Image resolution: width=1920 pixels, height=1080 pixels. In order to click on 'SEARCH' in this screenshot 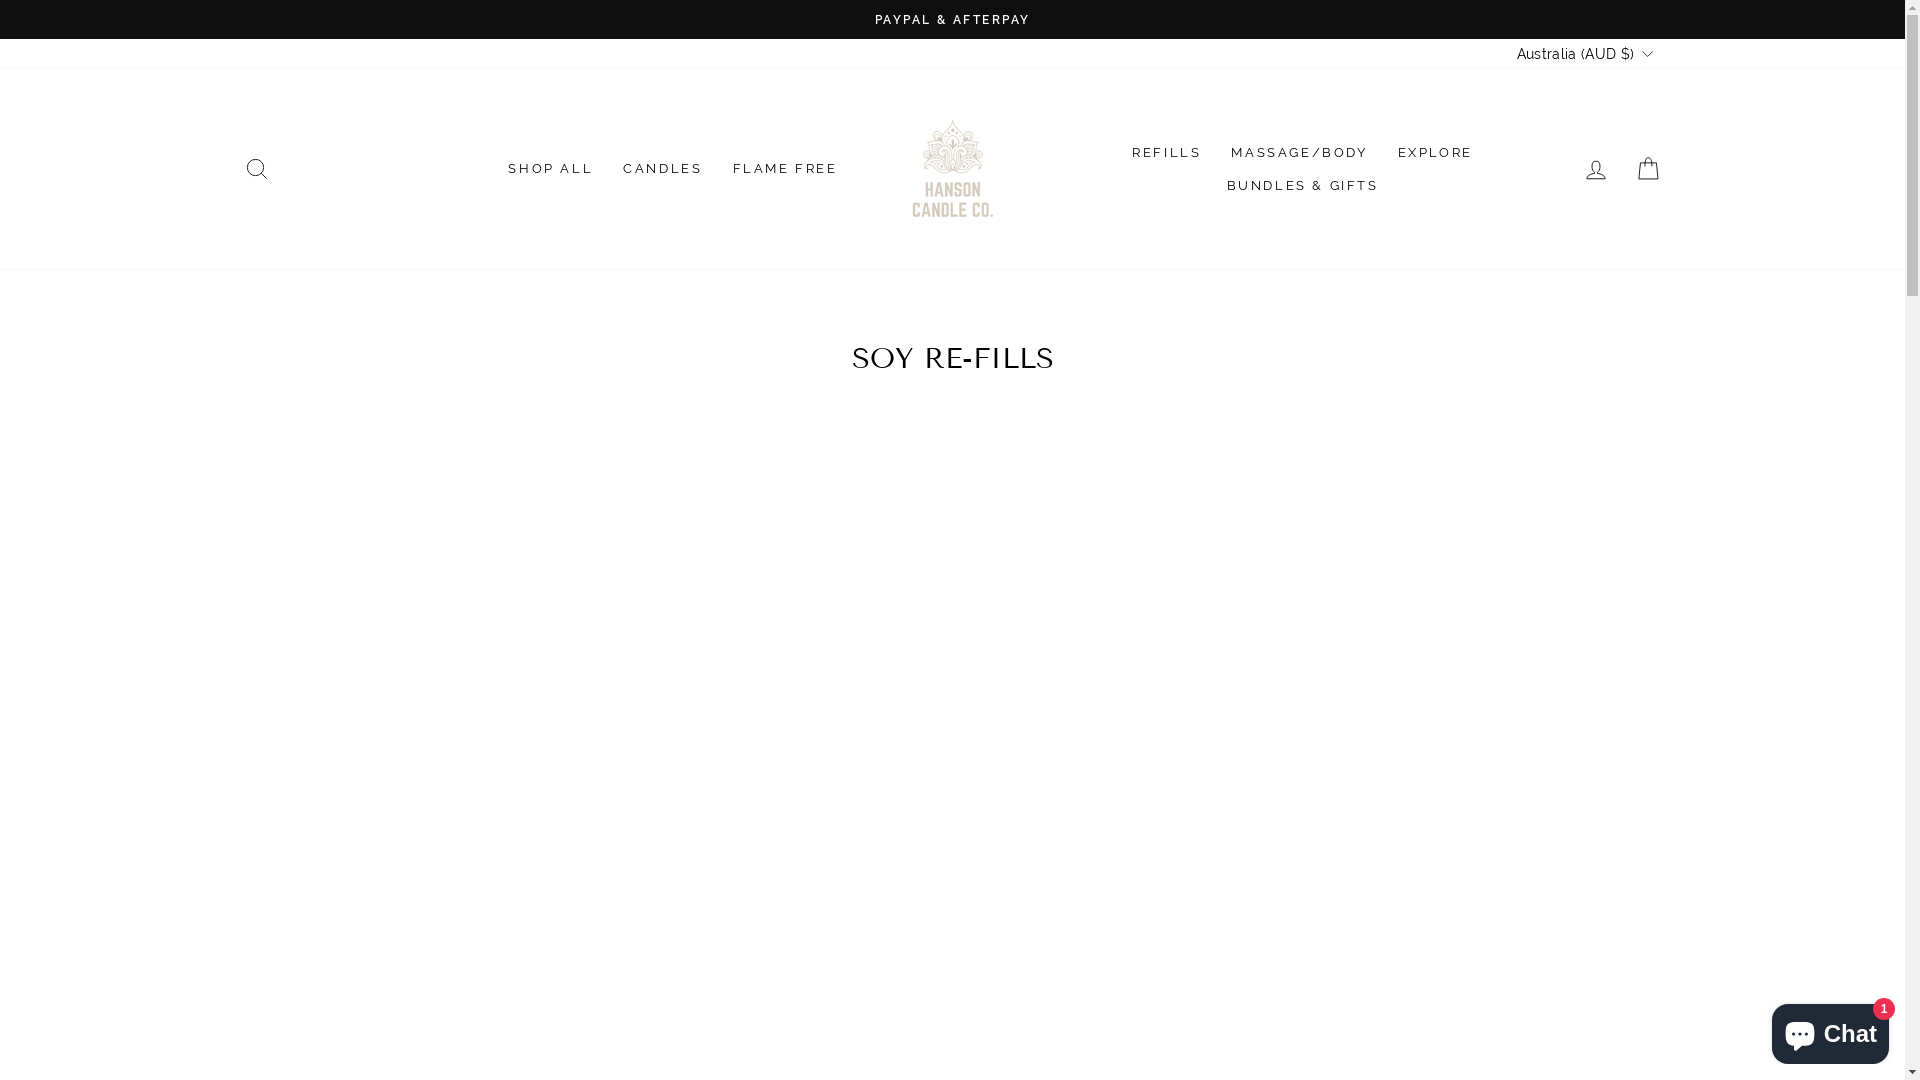, I will do `click(254, 168)`.